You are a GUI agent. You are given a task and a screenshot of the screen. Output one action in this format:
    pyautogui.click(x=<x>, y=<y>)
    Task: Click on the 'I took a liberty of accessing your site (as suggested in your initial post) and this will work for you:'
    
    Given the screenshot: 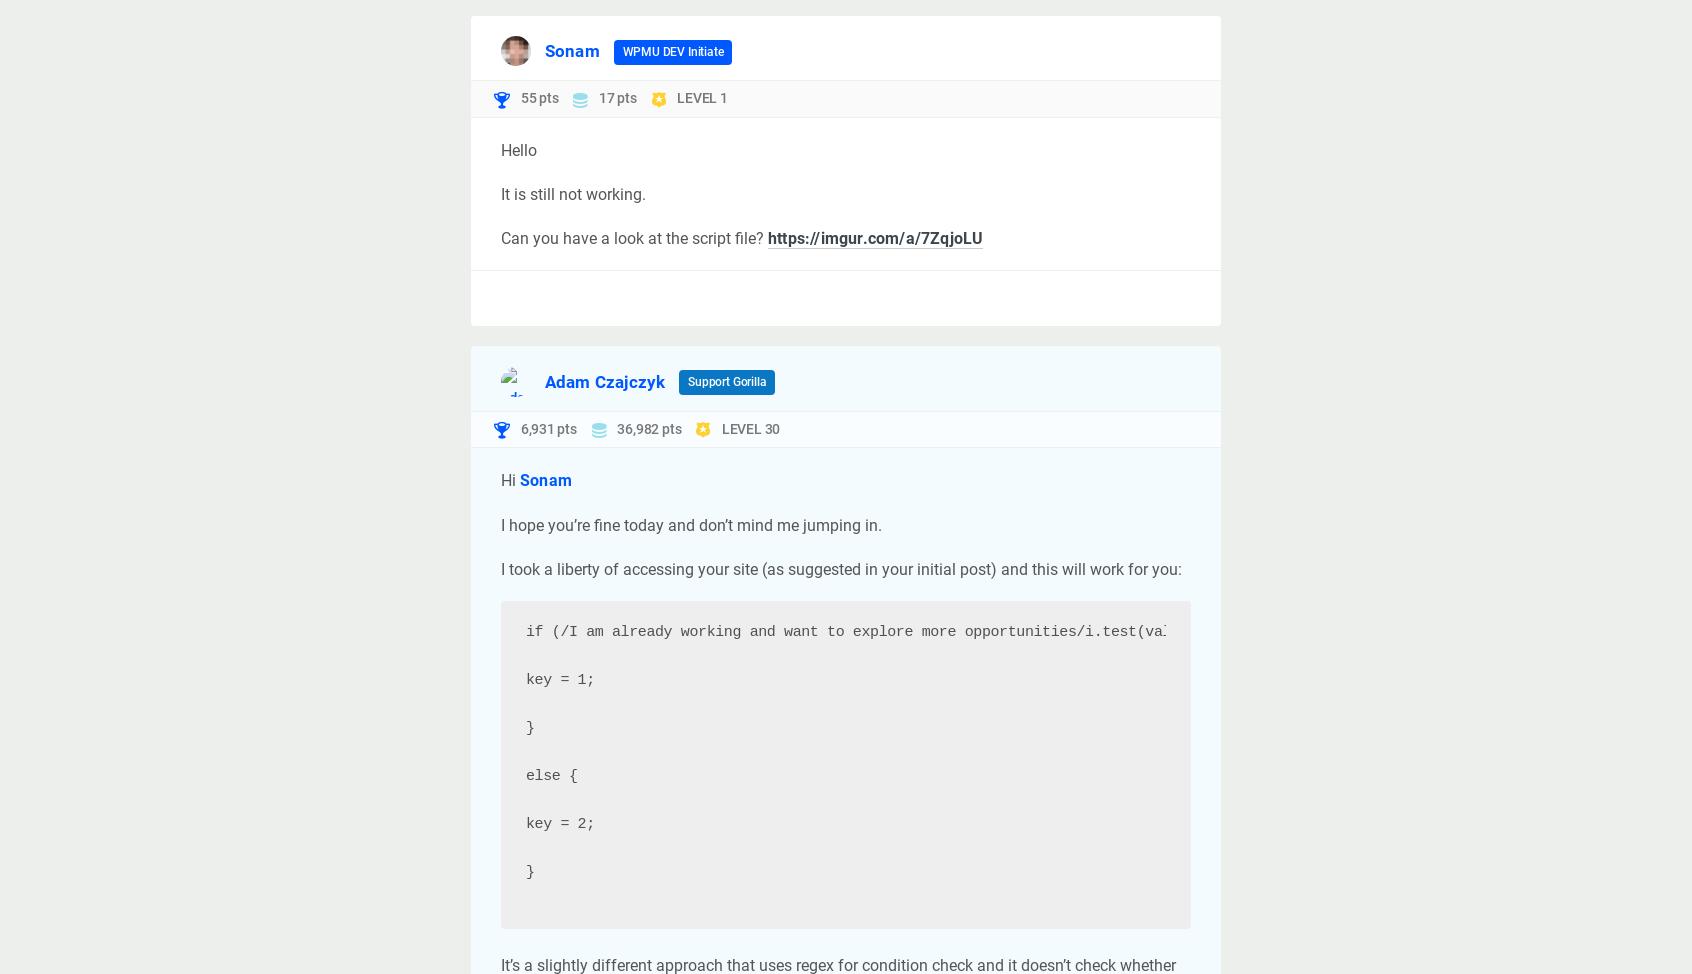 What is the action you would take?
    pyautogui.click(x=841, y=568)
    